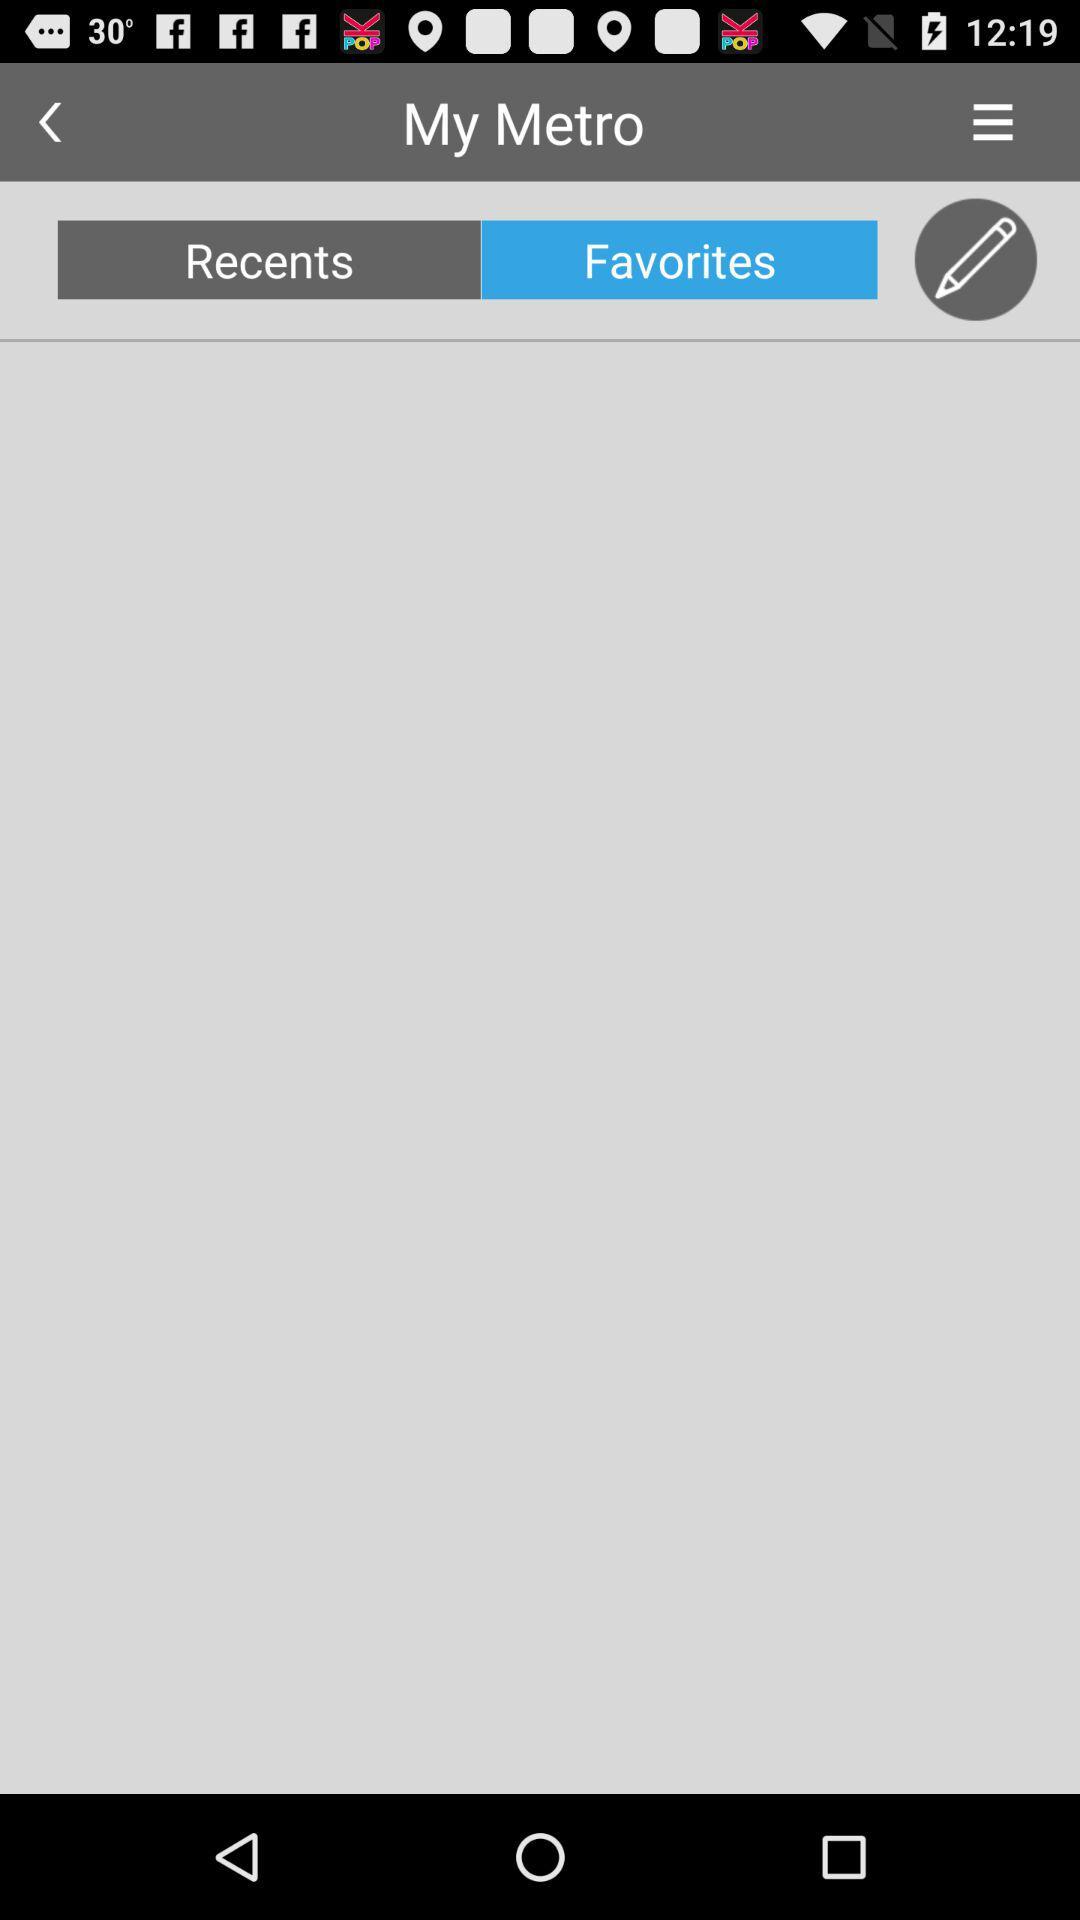 The image size is (1080, 1920). Describe the element at coordinates (992, 121) in the screenshot. I see `item to the right of the my metro app` at that location.